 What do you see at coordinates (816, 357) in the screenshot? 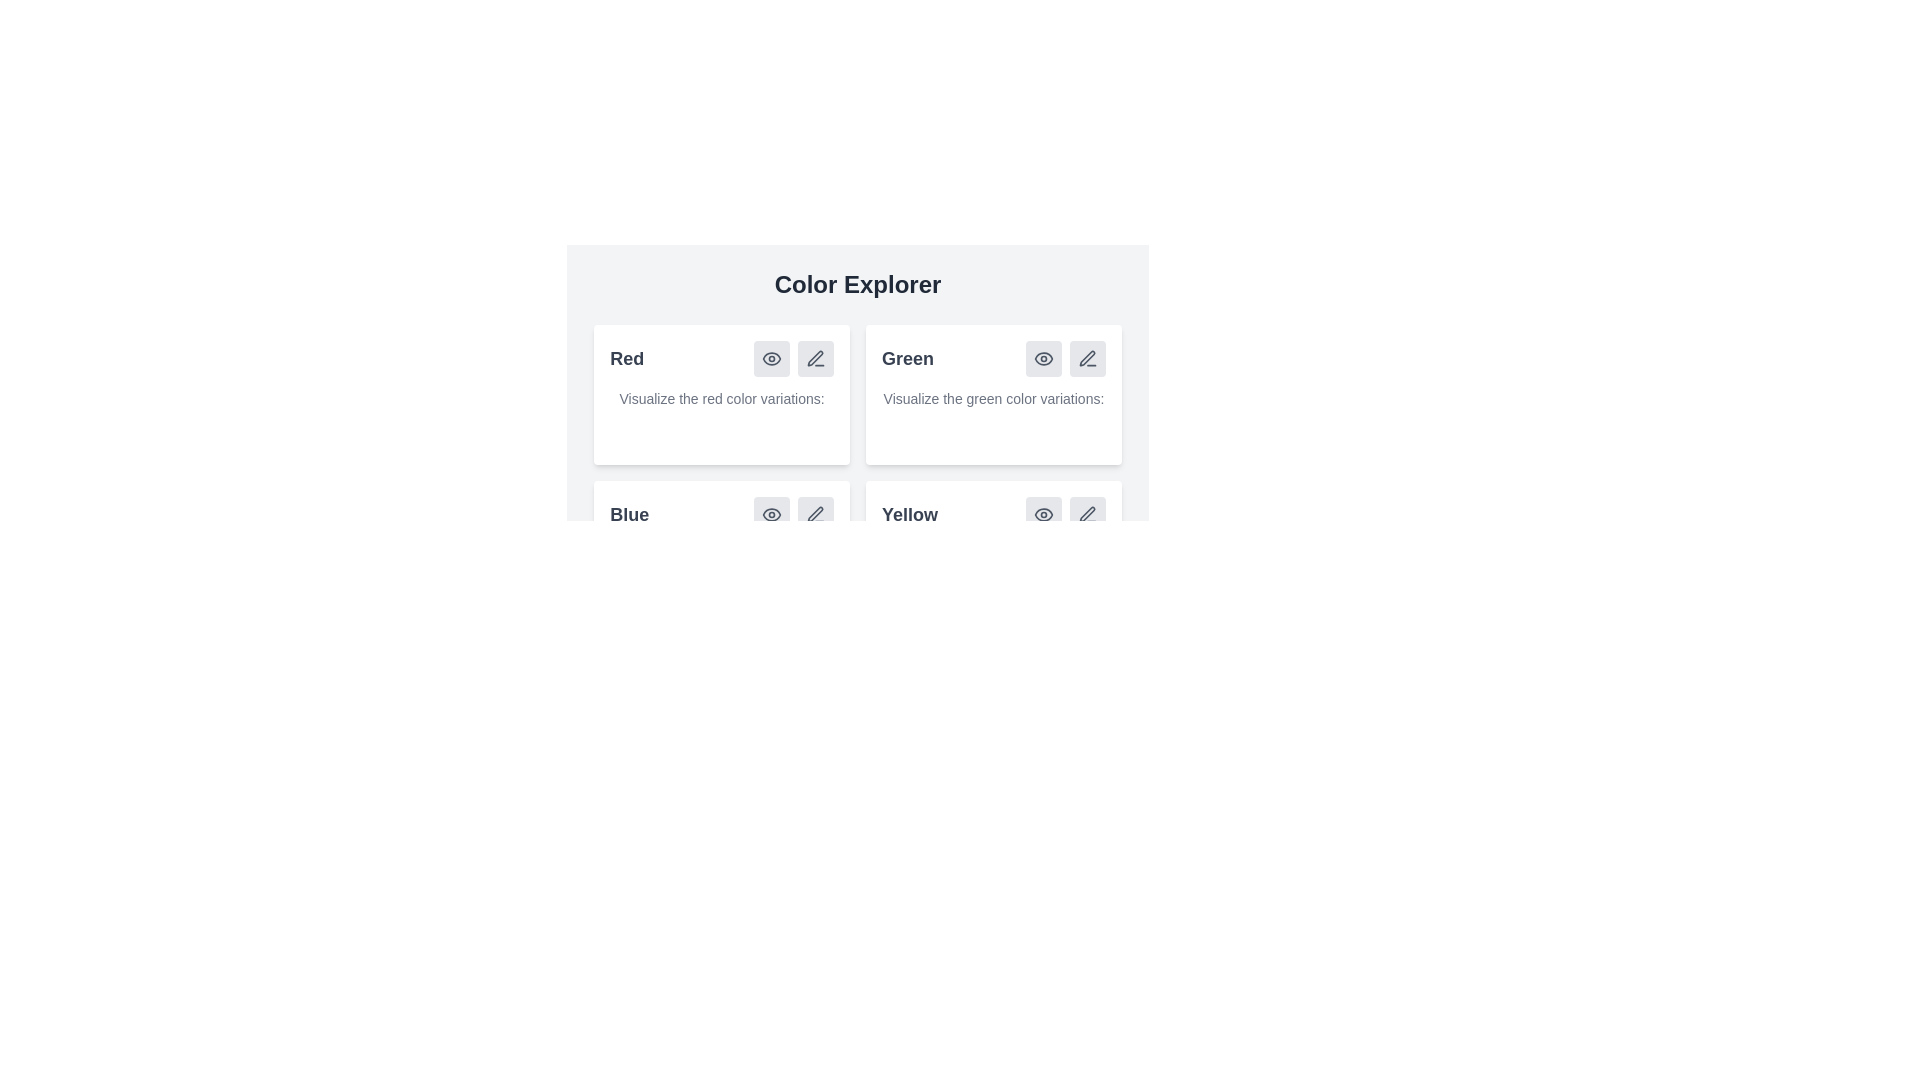
I see `the button featuring an icon in the top-right section of the 'Red' color card` at bounding box center [816, 357].